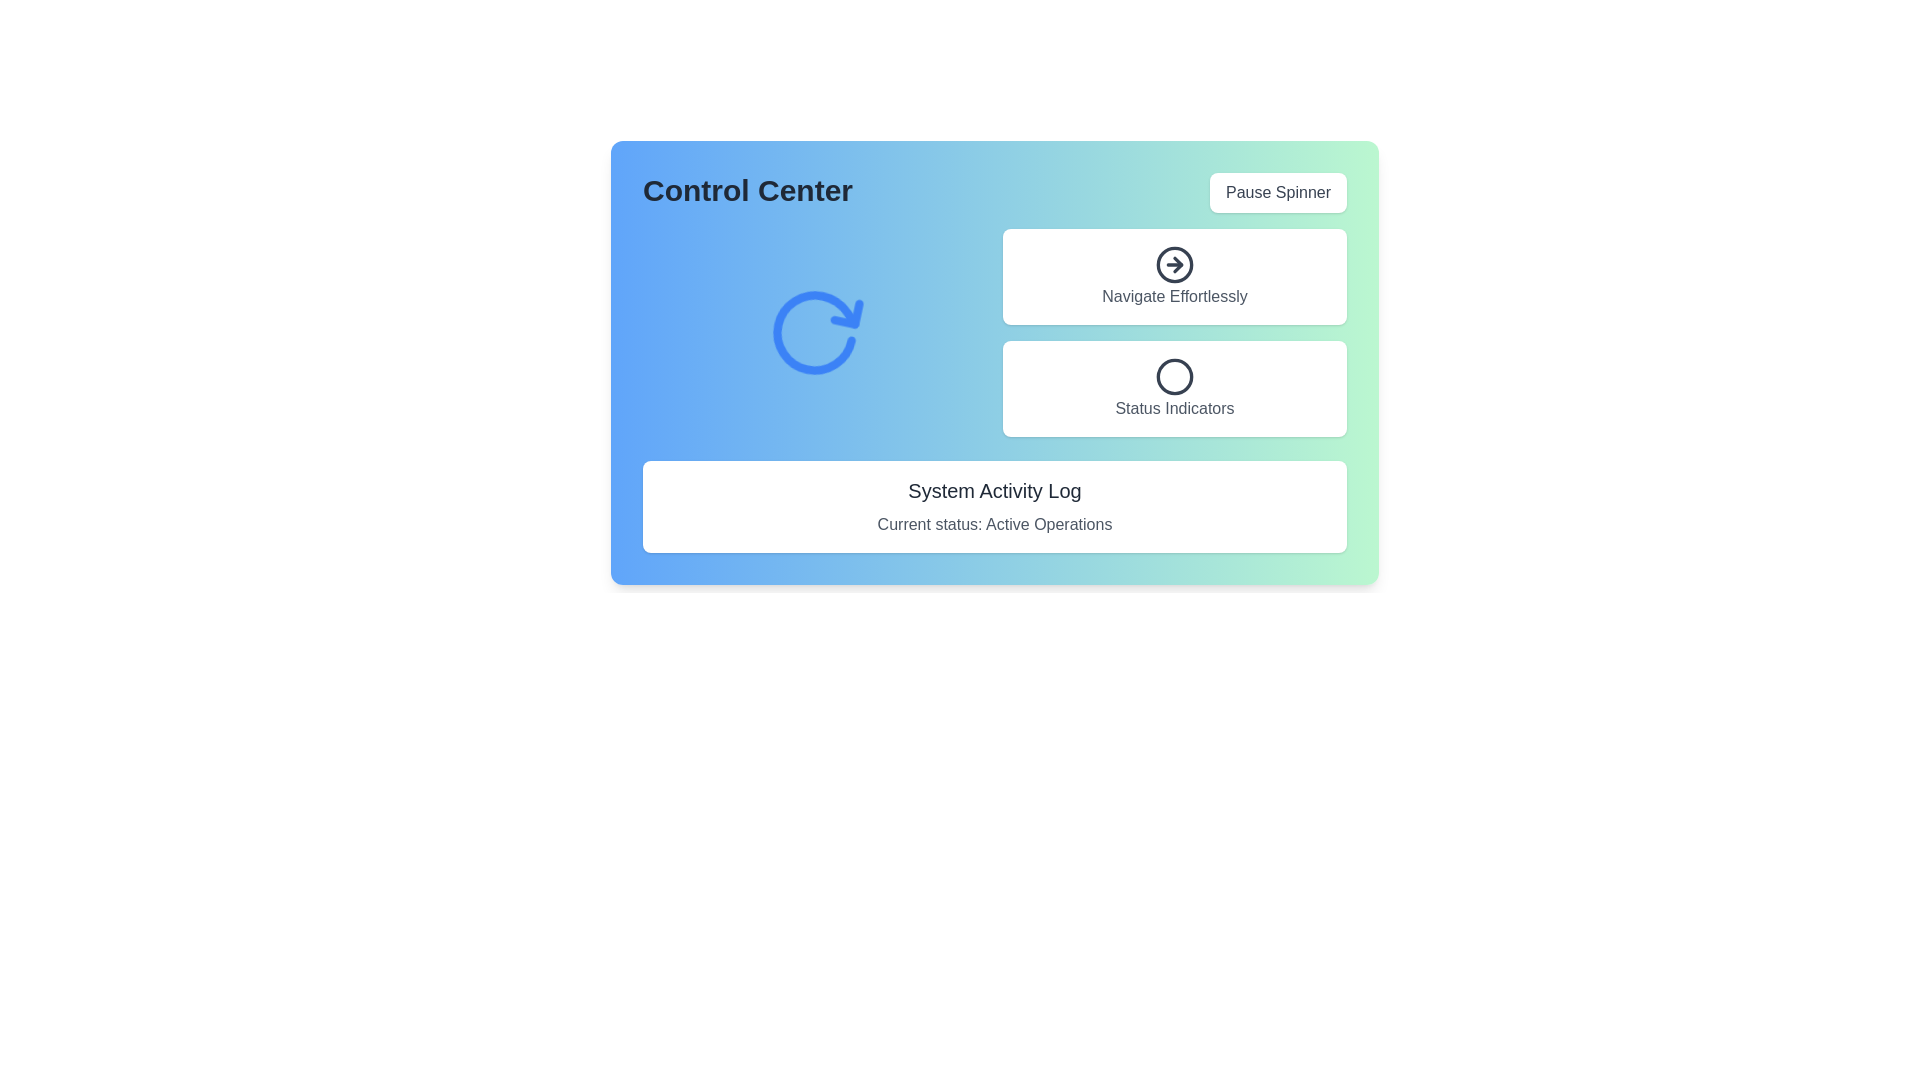 This screenshot has width=1920, height=1080. Describe the element at coordinates (1175, 407) in the screenshot. I see `the 'Status Indicators' text that is styled in gray within a white, shadowed, rounded box located in the lower-middle section of the interface` at that location.